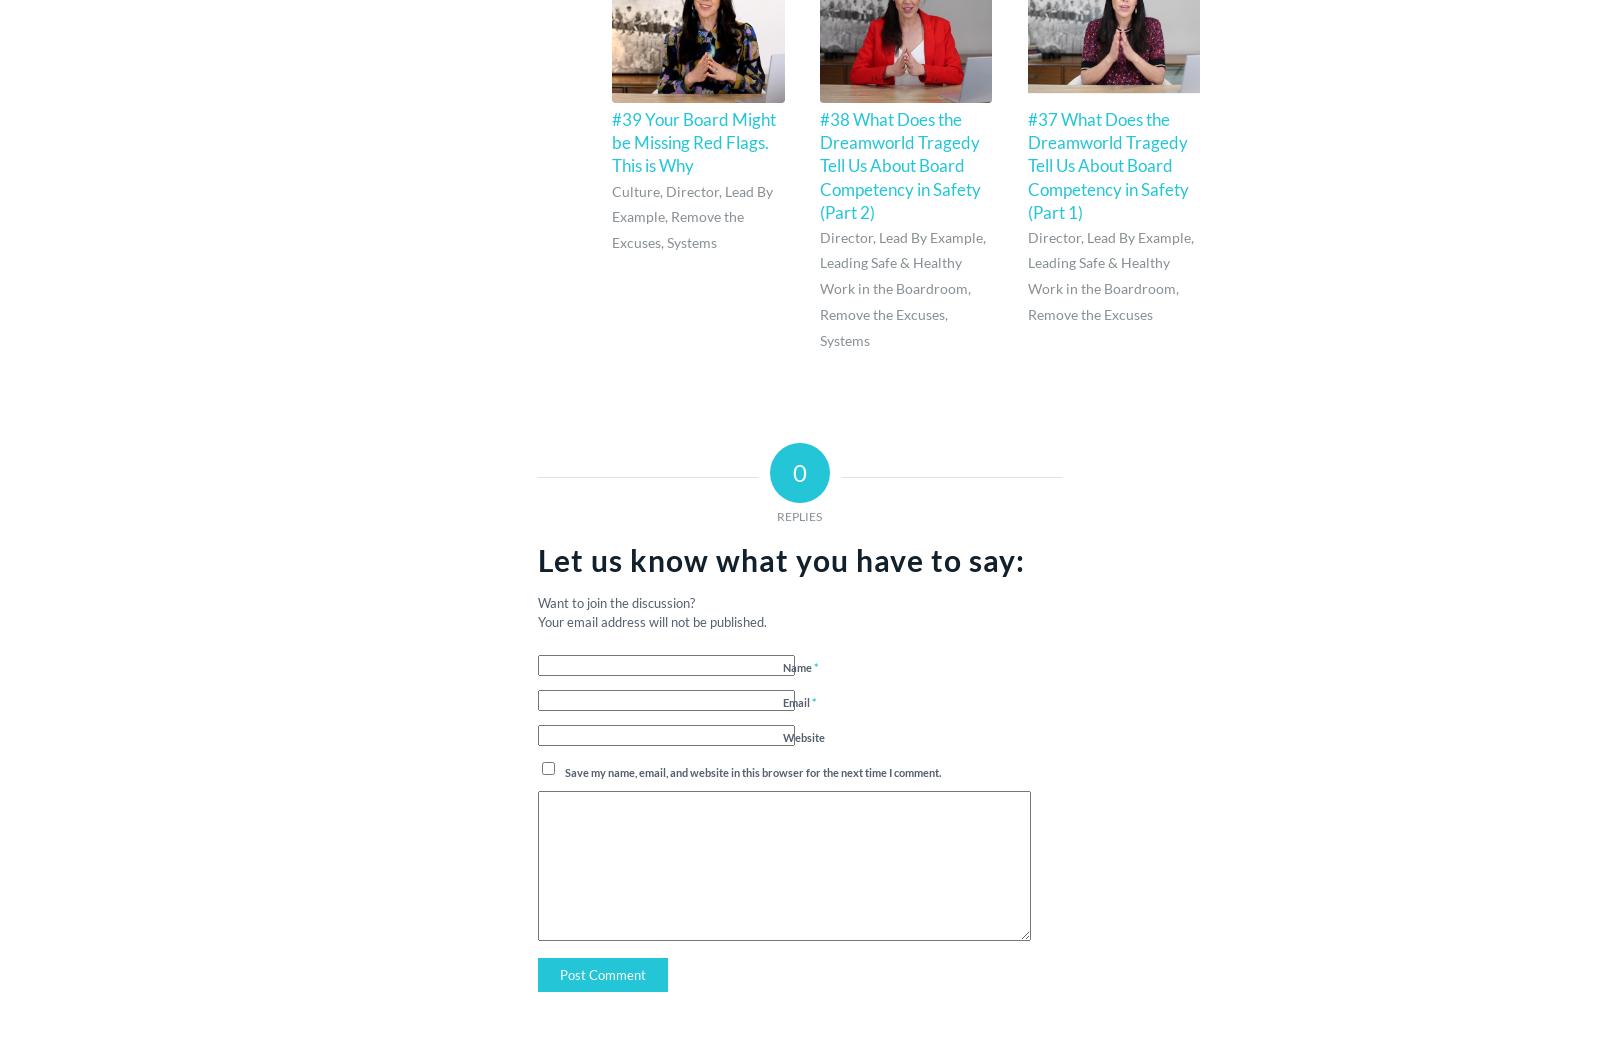 This screenshot has width=1600, height=1052. Describe the element at coordinates (797, 666) in the screenshot. I see `'Name'` at that location.